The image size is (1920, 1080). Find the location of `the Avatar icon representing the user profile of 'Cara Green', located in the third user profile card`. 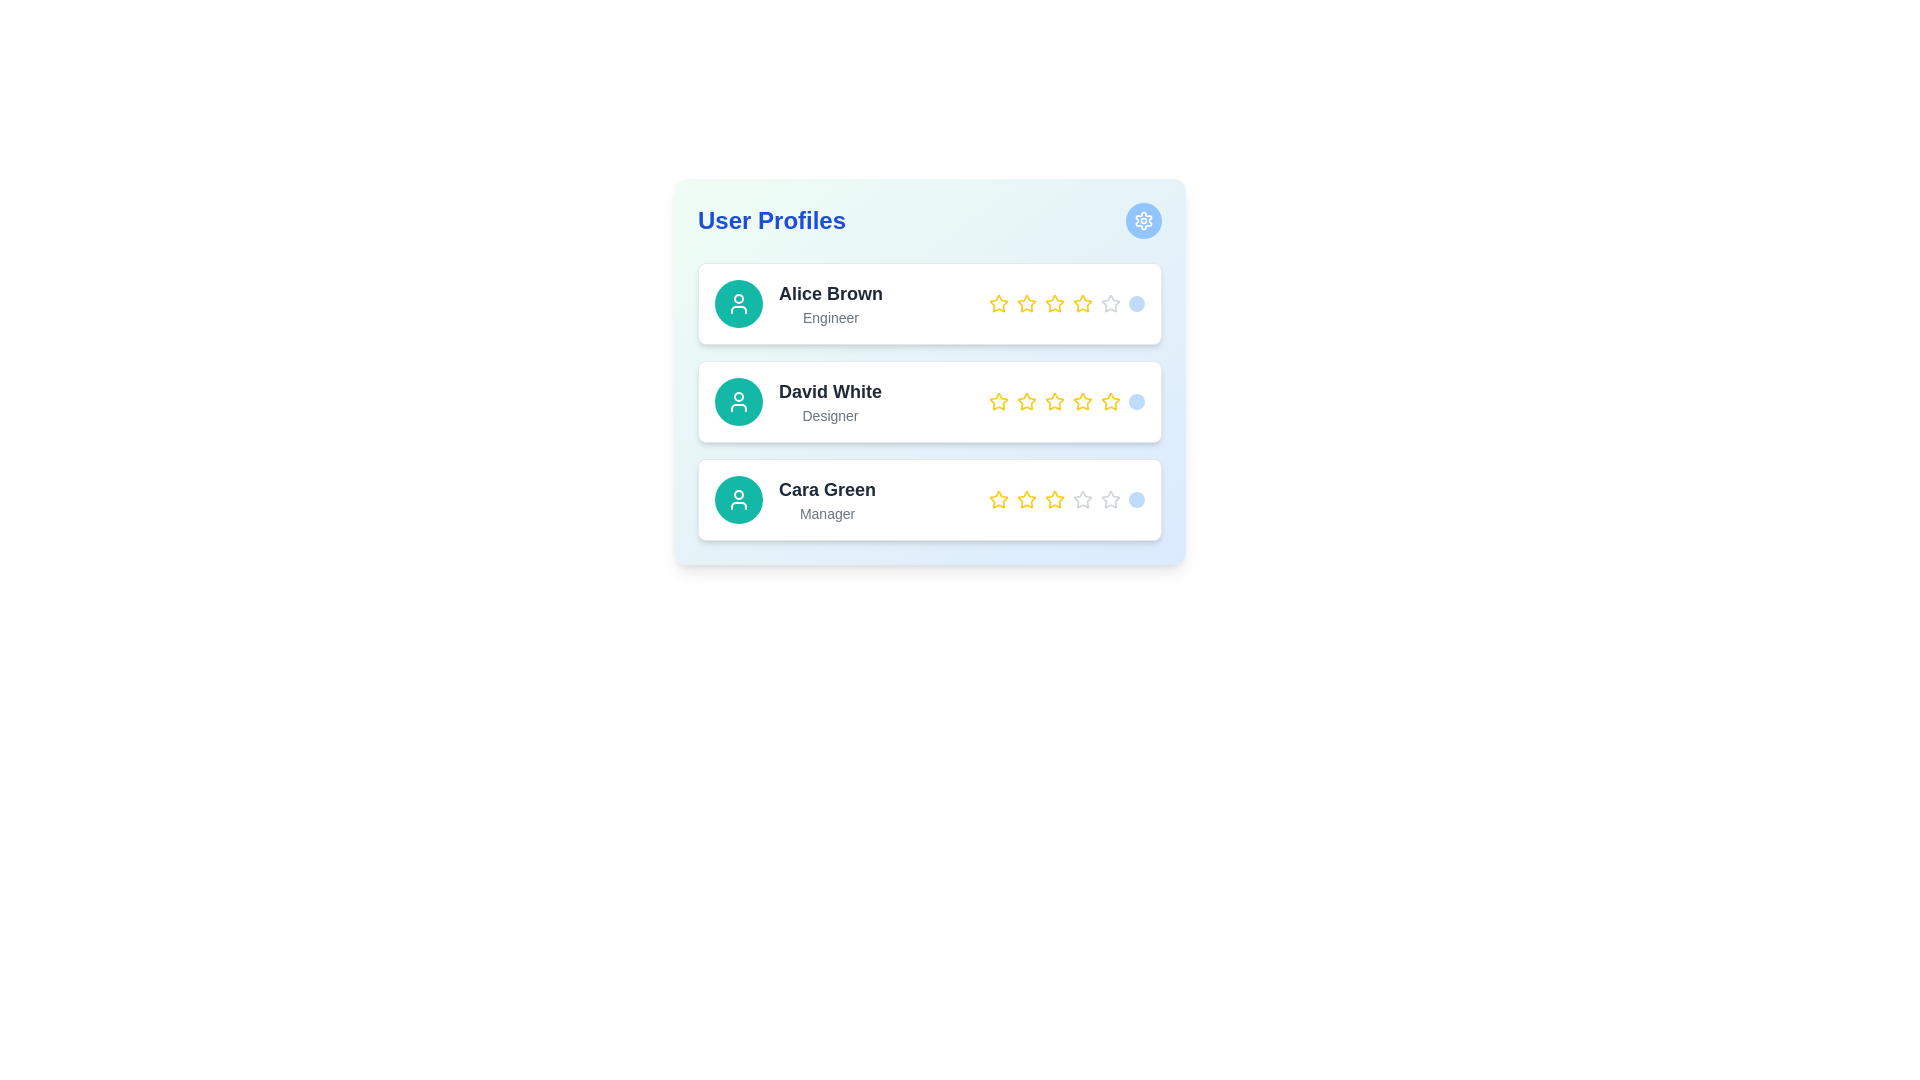

the Avatar icon representing the user profile of 'Cara Green', located in the third user profile card is located at coordinates (738, 499).